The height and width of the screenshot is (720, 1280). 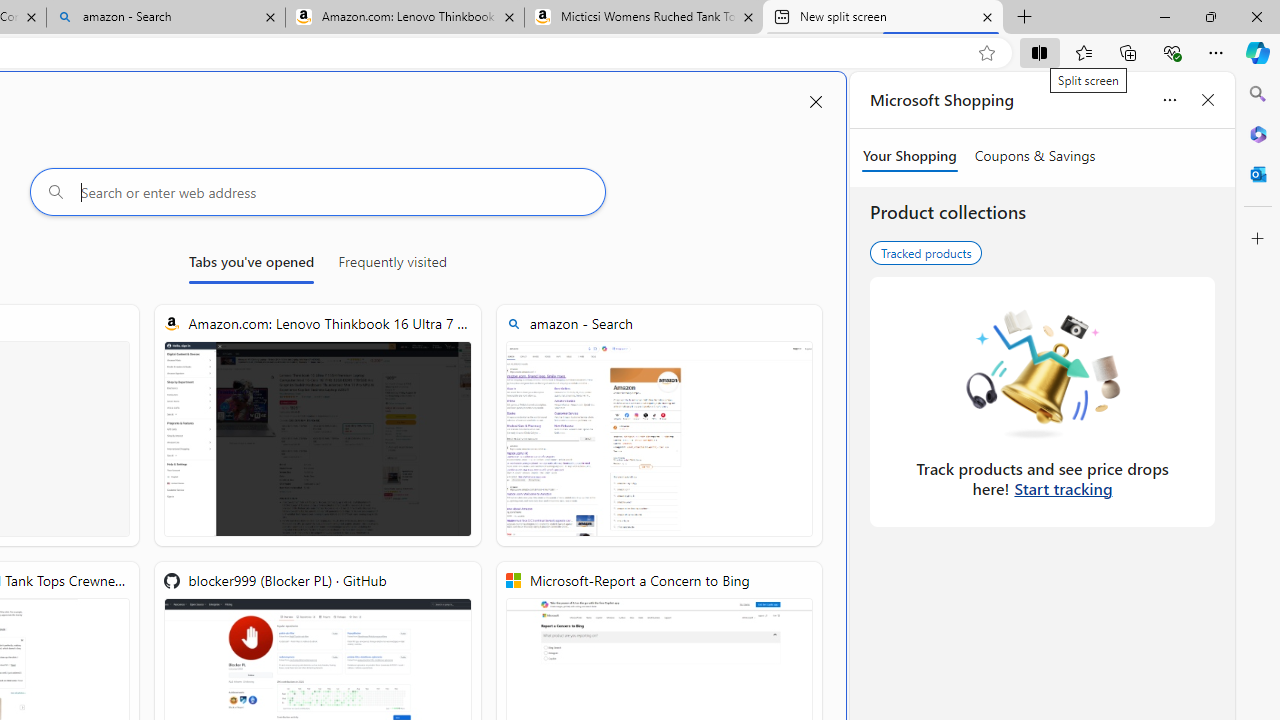 I want to click on 'Search or enter web address', so click(x=316, y=191).